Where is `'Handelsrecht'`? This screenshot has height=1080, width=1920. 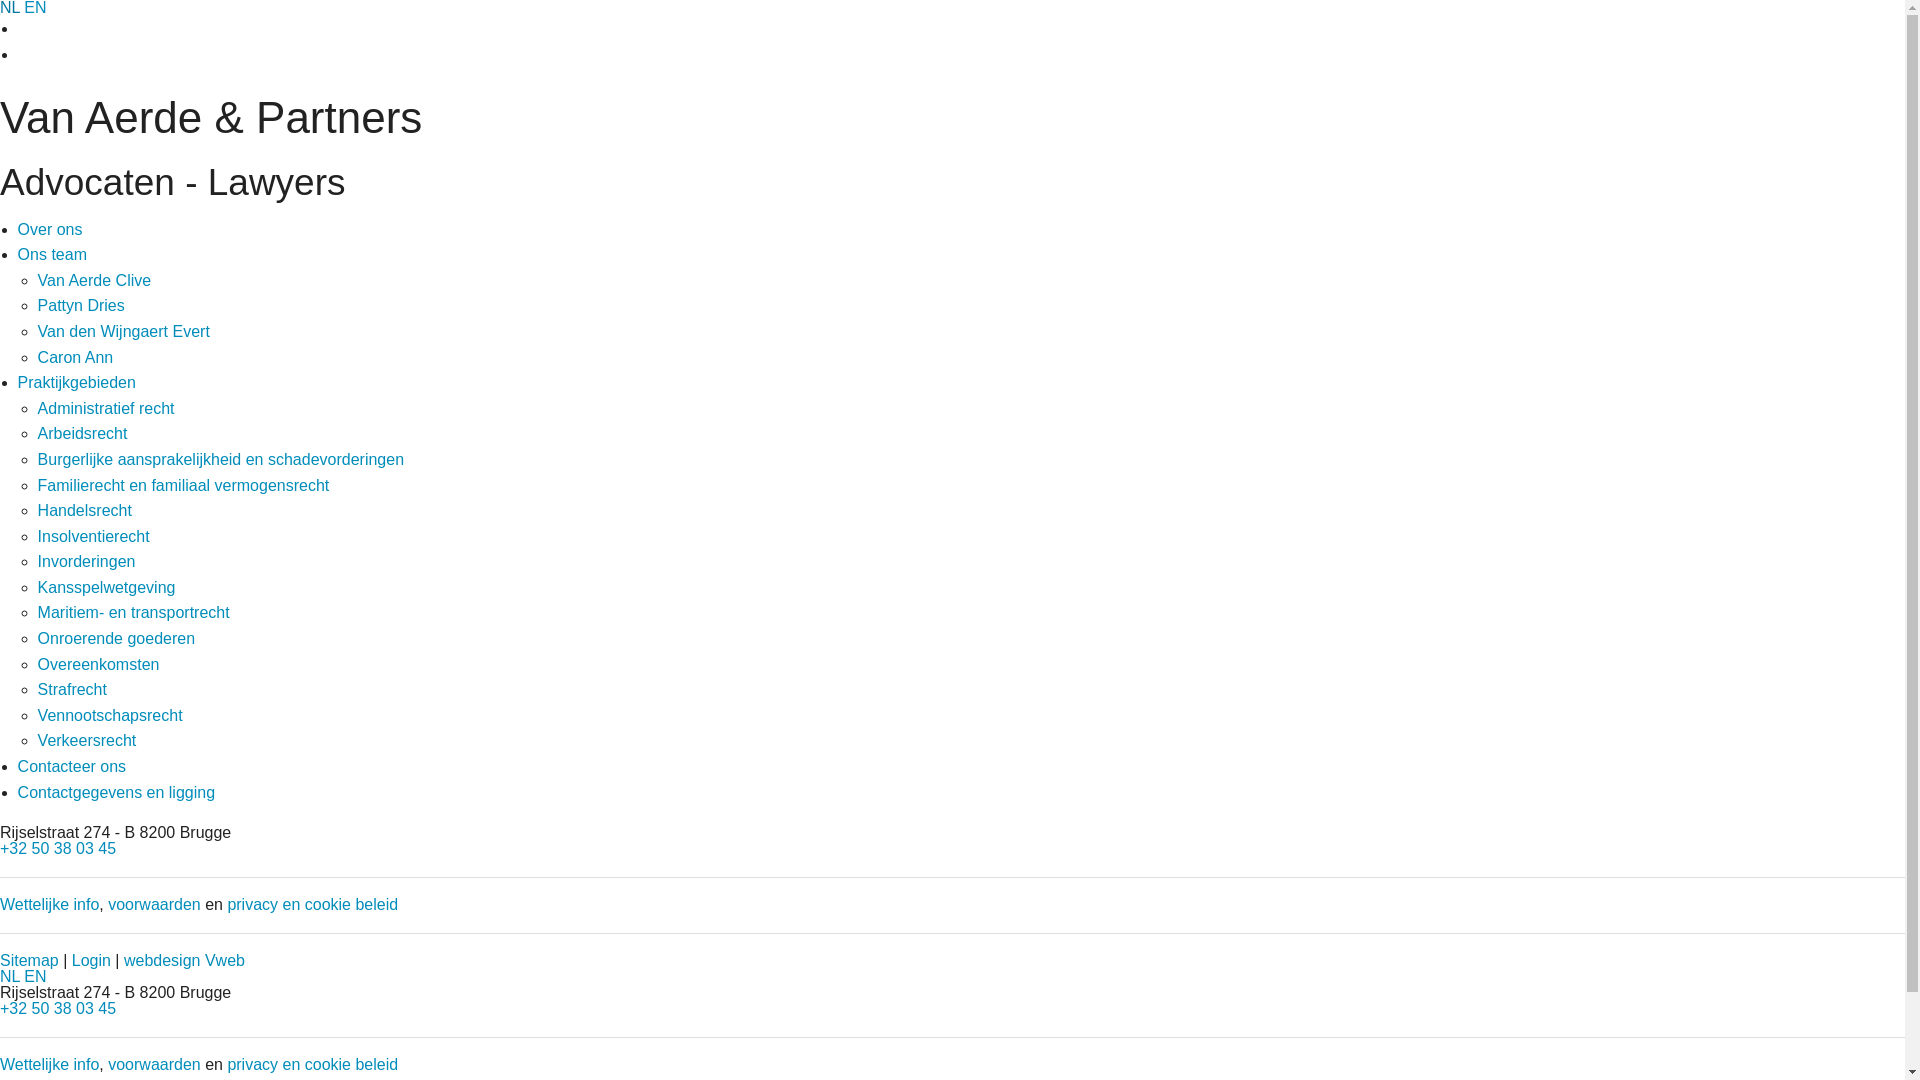
'Handelsrecht' is located at coordinates (84, 509).